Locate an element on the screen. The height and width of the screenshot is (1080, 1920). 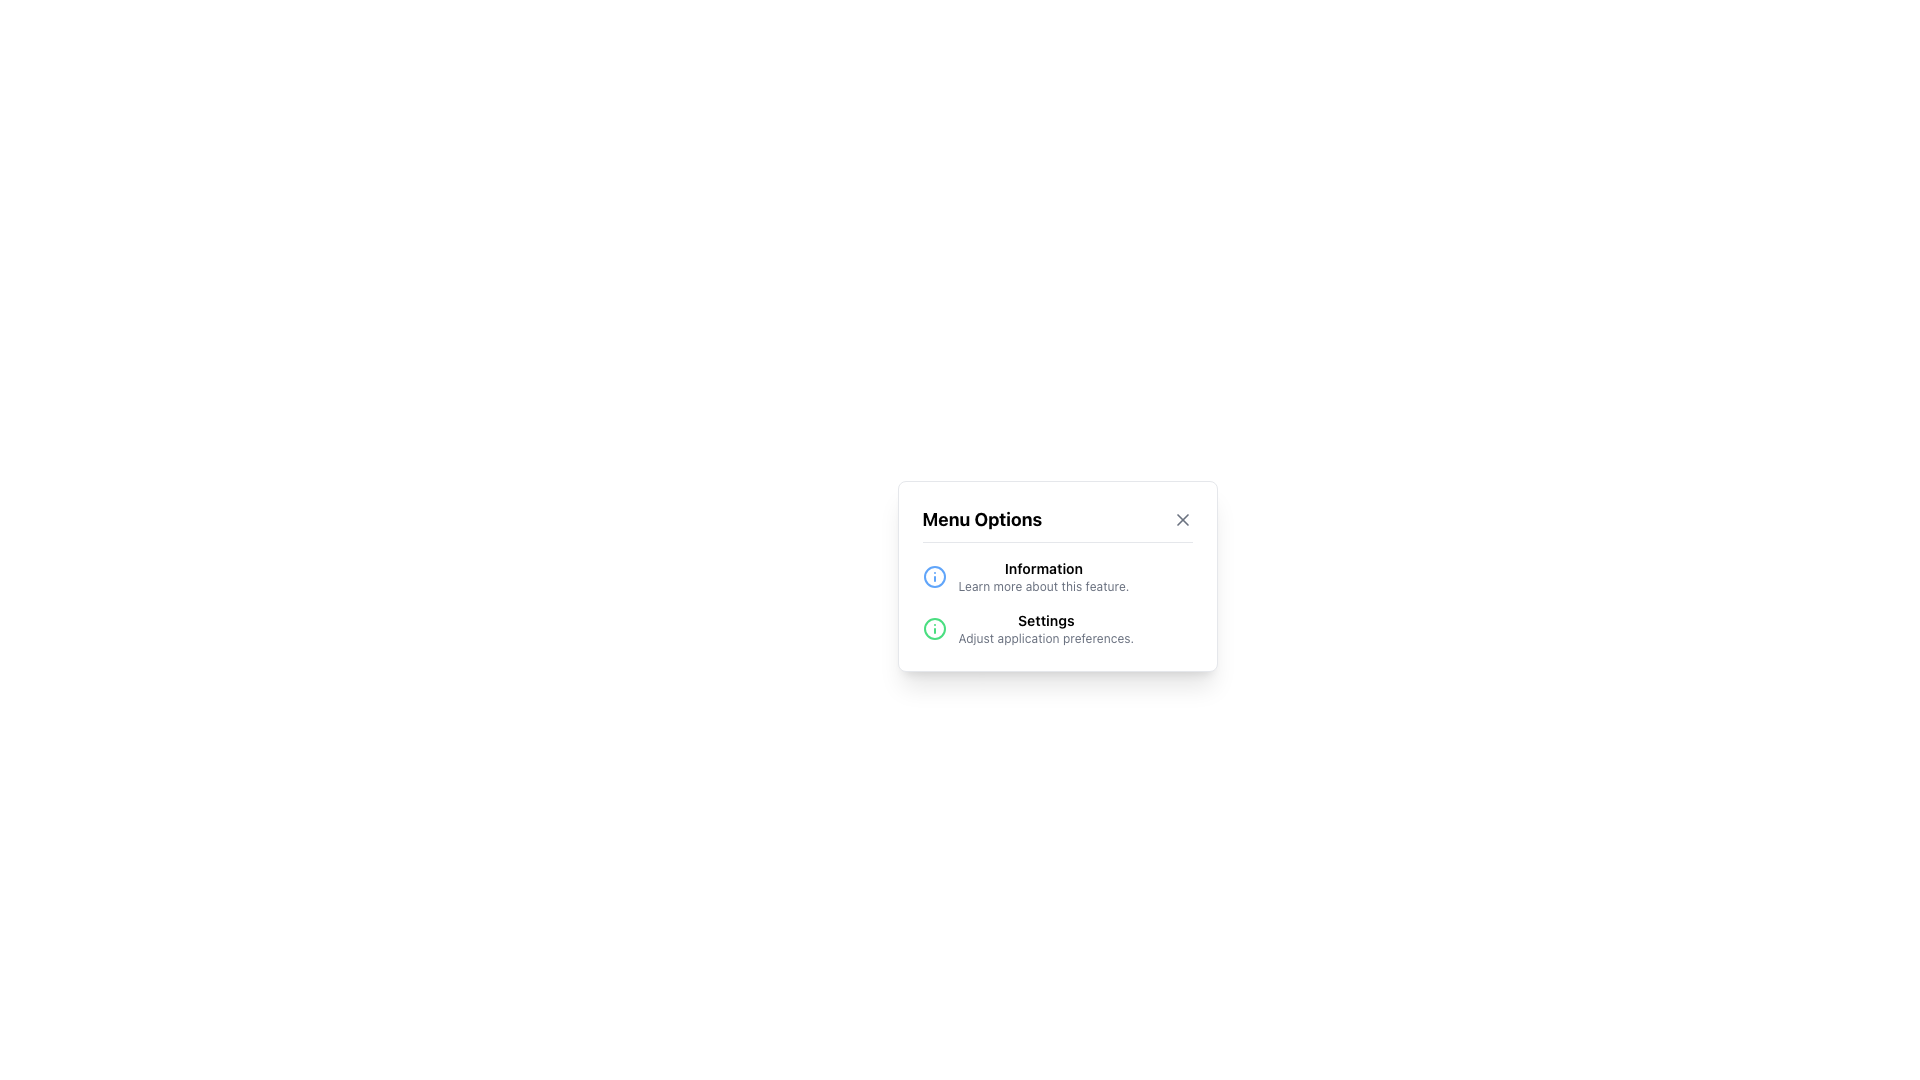
text label titled 'Information' with subtext 'Learn more about this feature.' located beneath the header 'Menu Options' in the card layout is located at coordinates (1042, 576).